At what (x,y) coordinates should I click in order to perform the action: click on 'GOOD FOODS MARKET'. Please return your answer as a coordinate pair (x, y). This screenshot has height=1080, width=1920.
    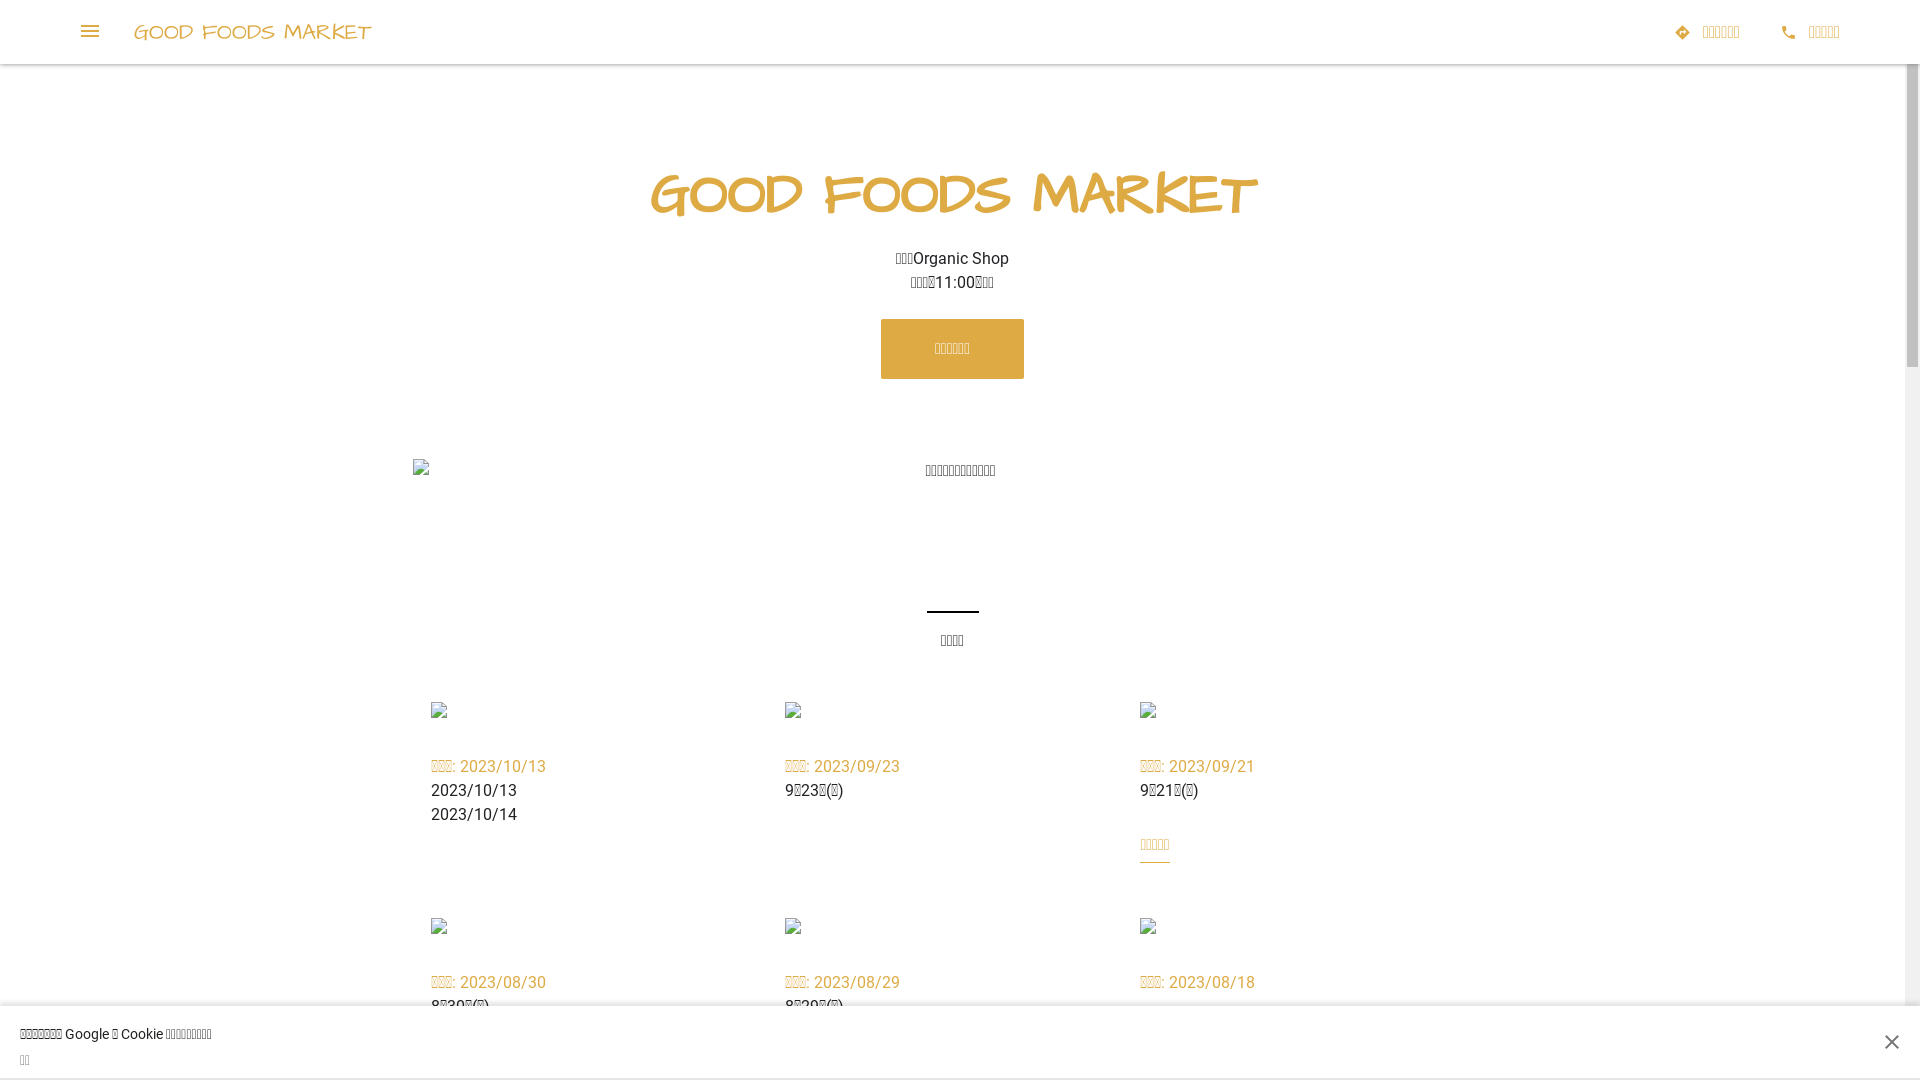
    Looking at the image, I should click on (252, 31).